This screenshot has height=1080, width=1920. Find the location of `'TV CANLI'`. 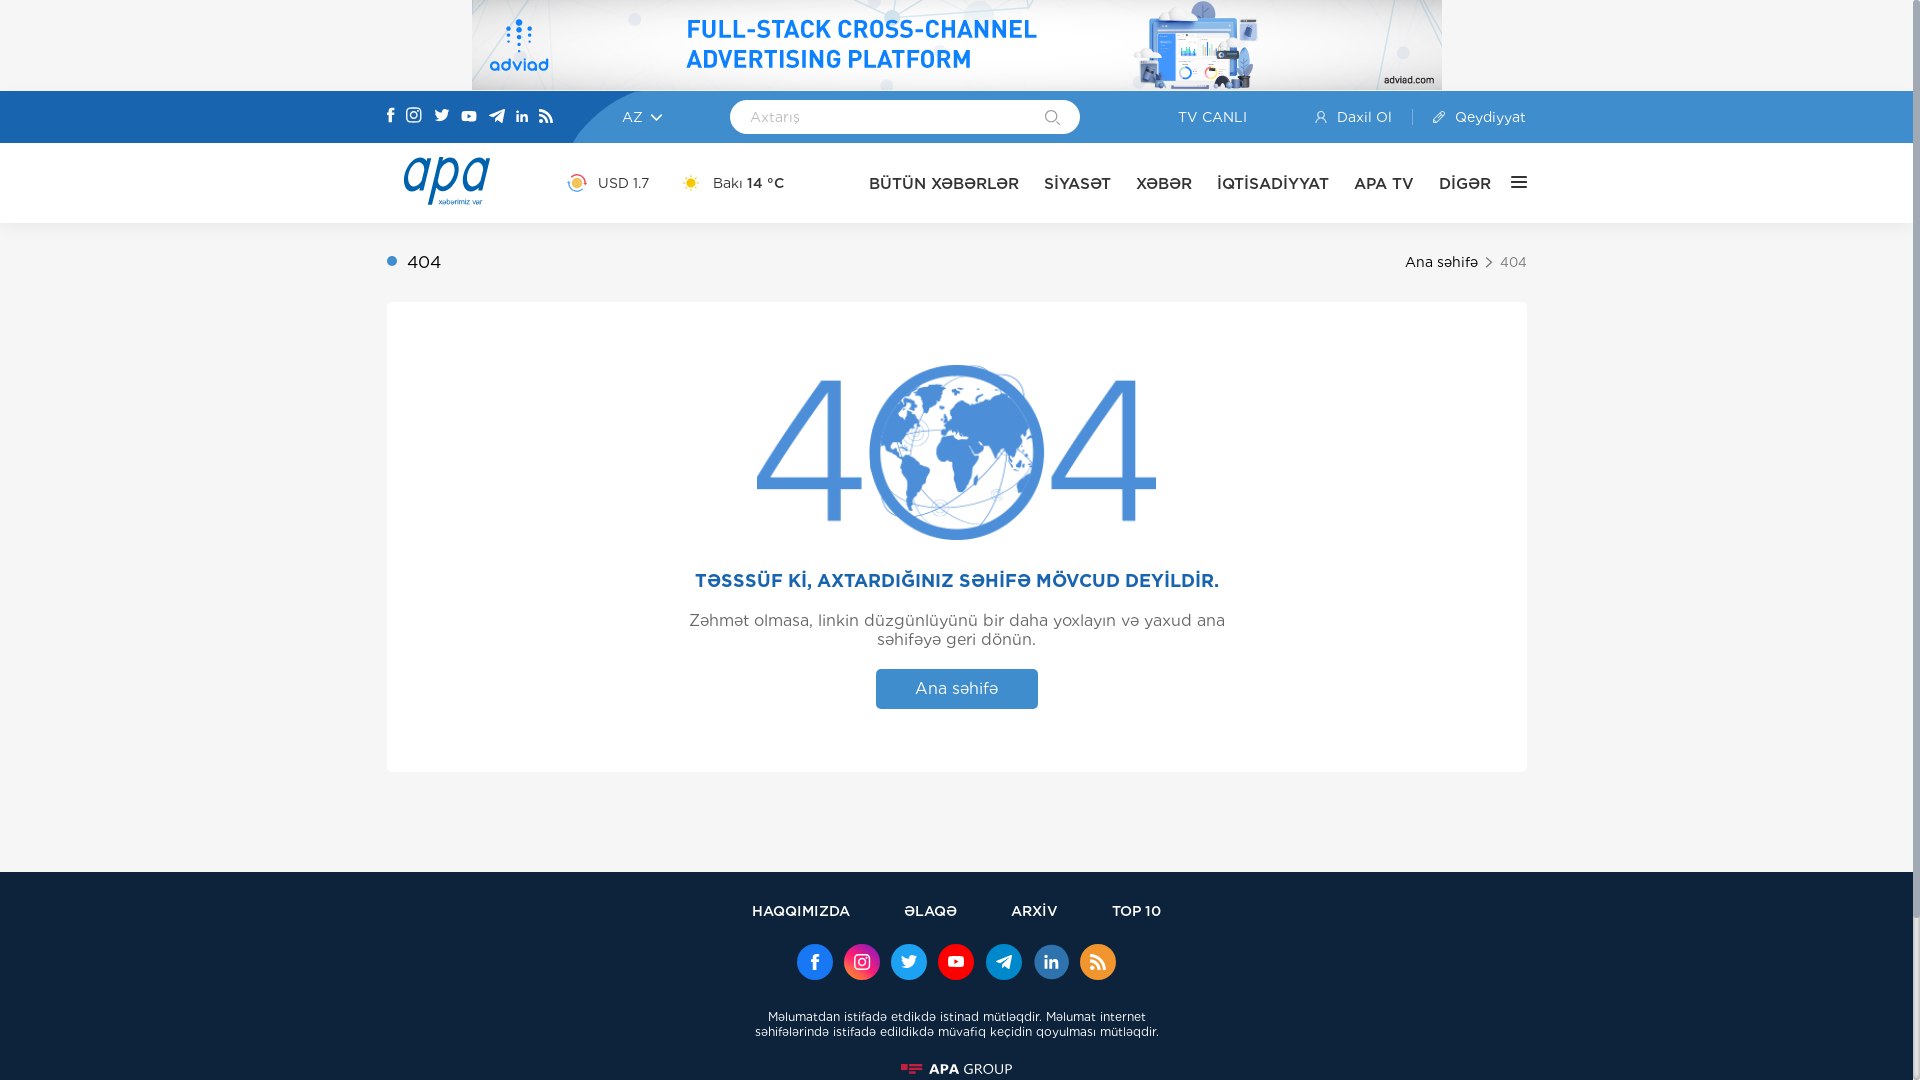

'TV CANLI' is located at coordinates (1147, 116).